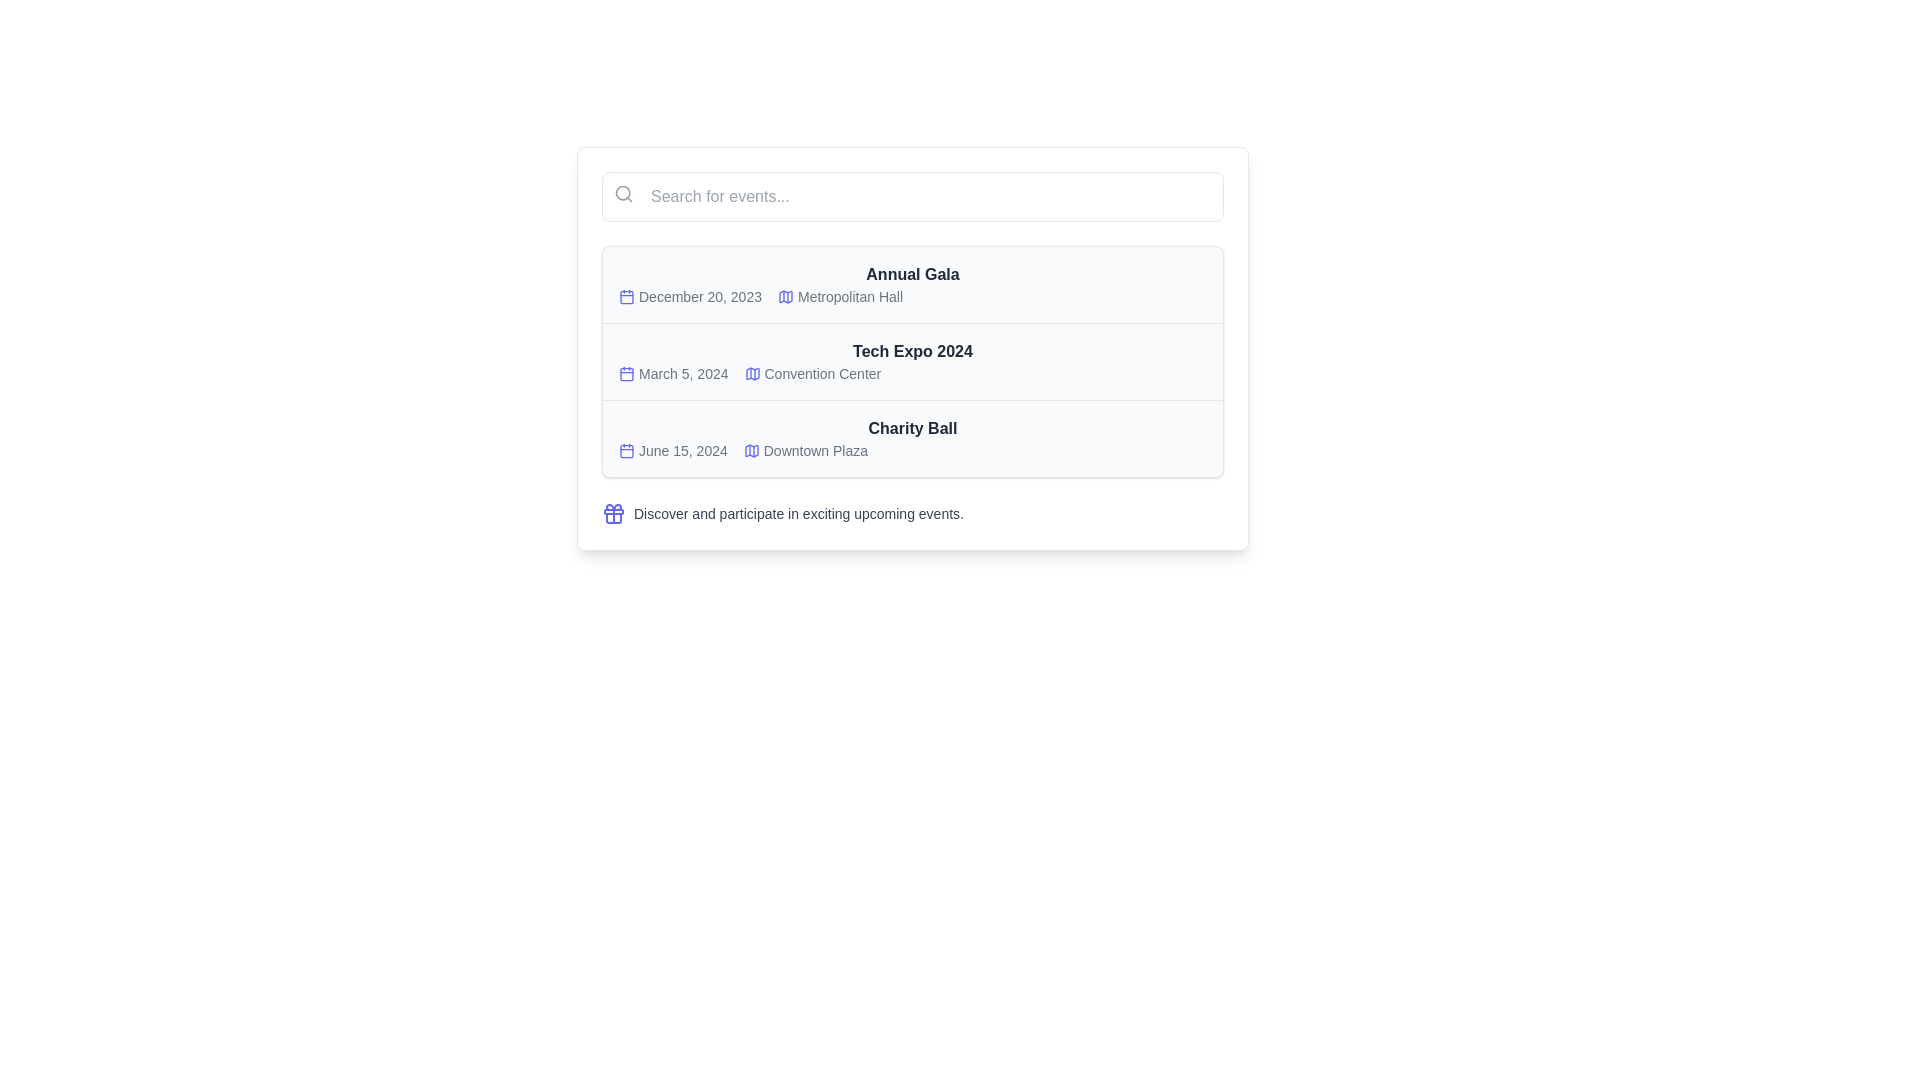  I want to click on the decorative icon representing the date or calendar event associated with 'December 20, 2023' for the 'Annual Gala', so click(626, 297).